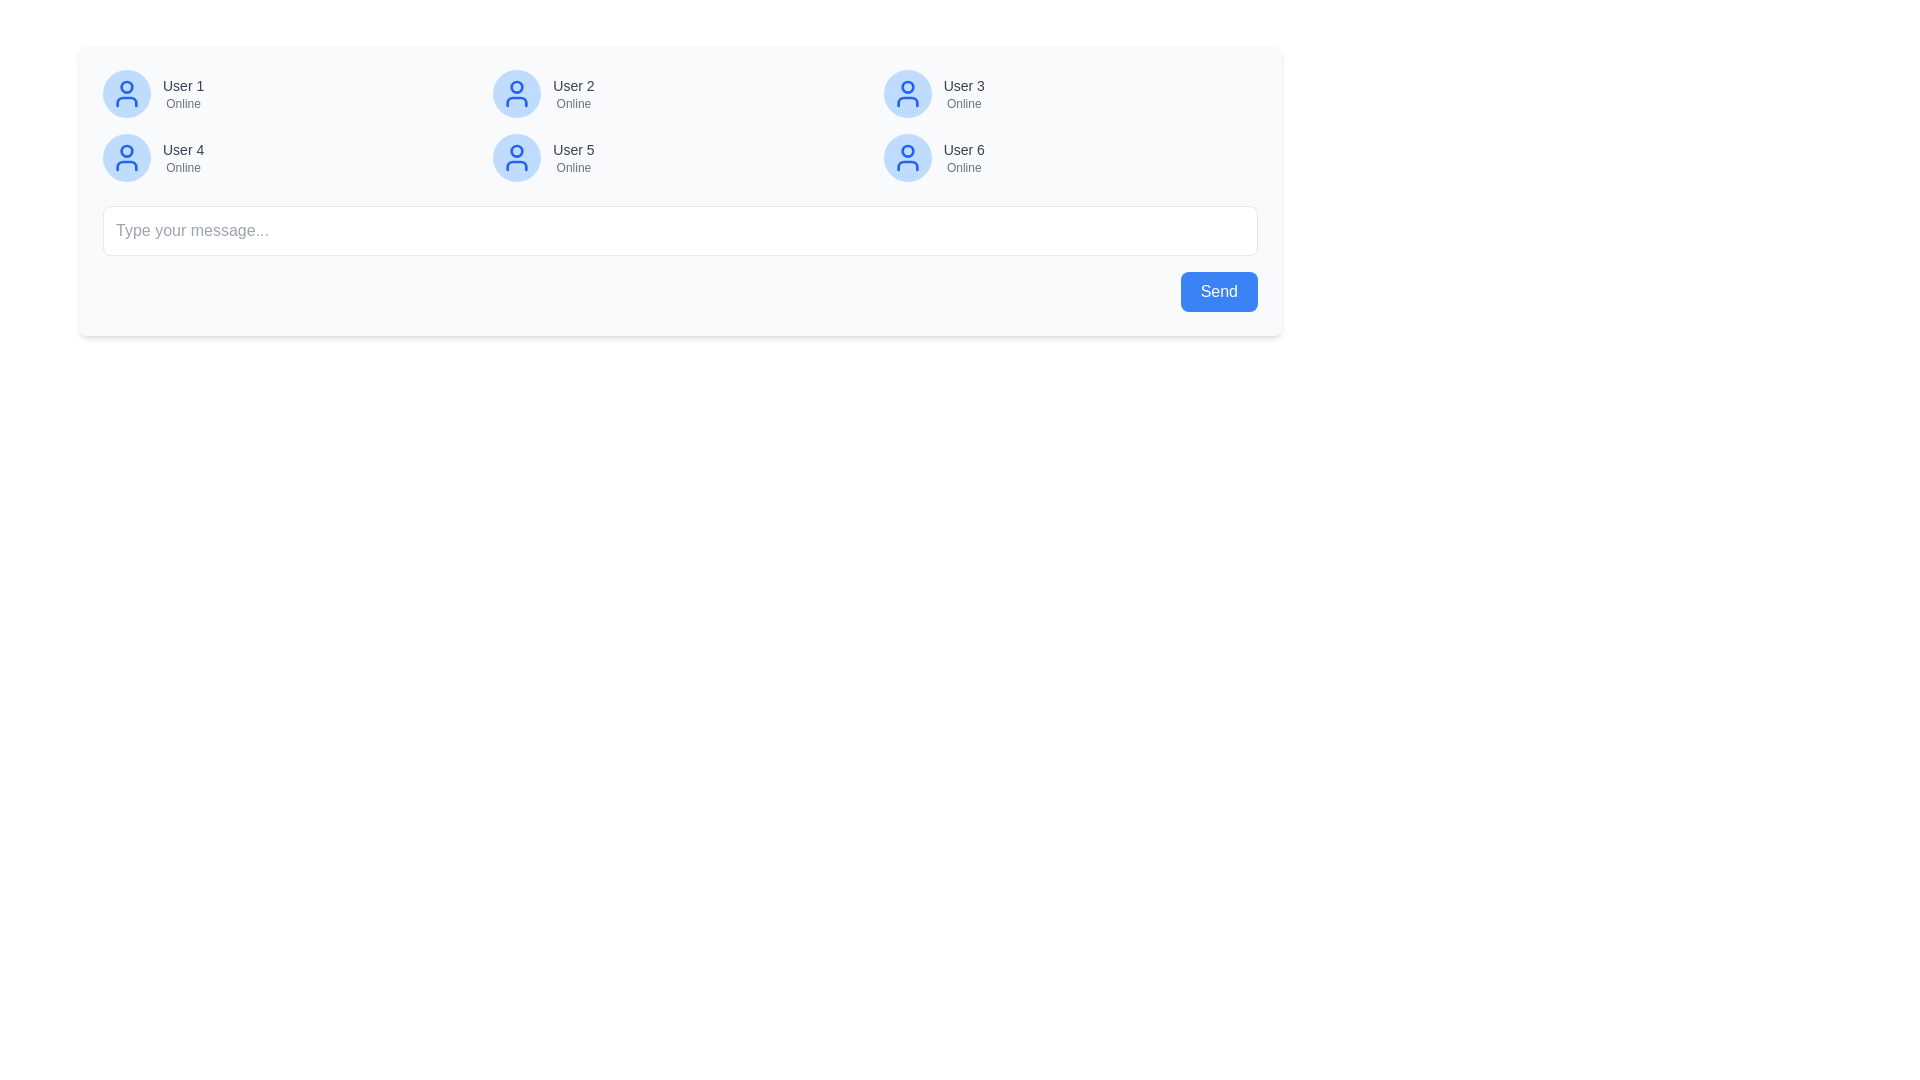  Describe the element at coordinates (183, 84) in the screenshot. I see `the text label displaying 'User 1', which is styled in gray and located above another label reading 'Online'` at that location.